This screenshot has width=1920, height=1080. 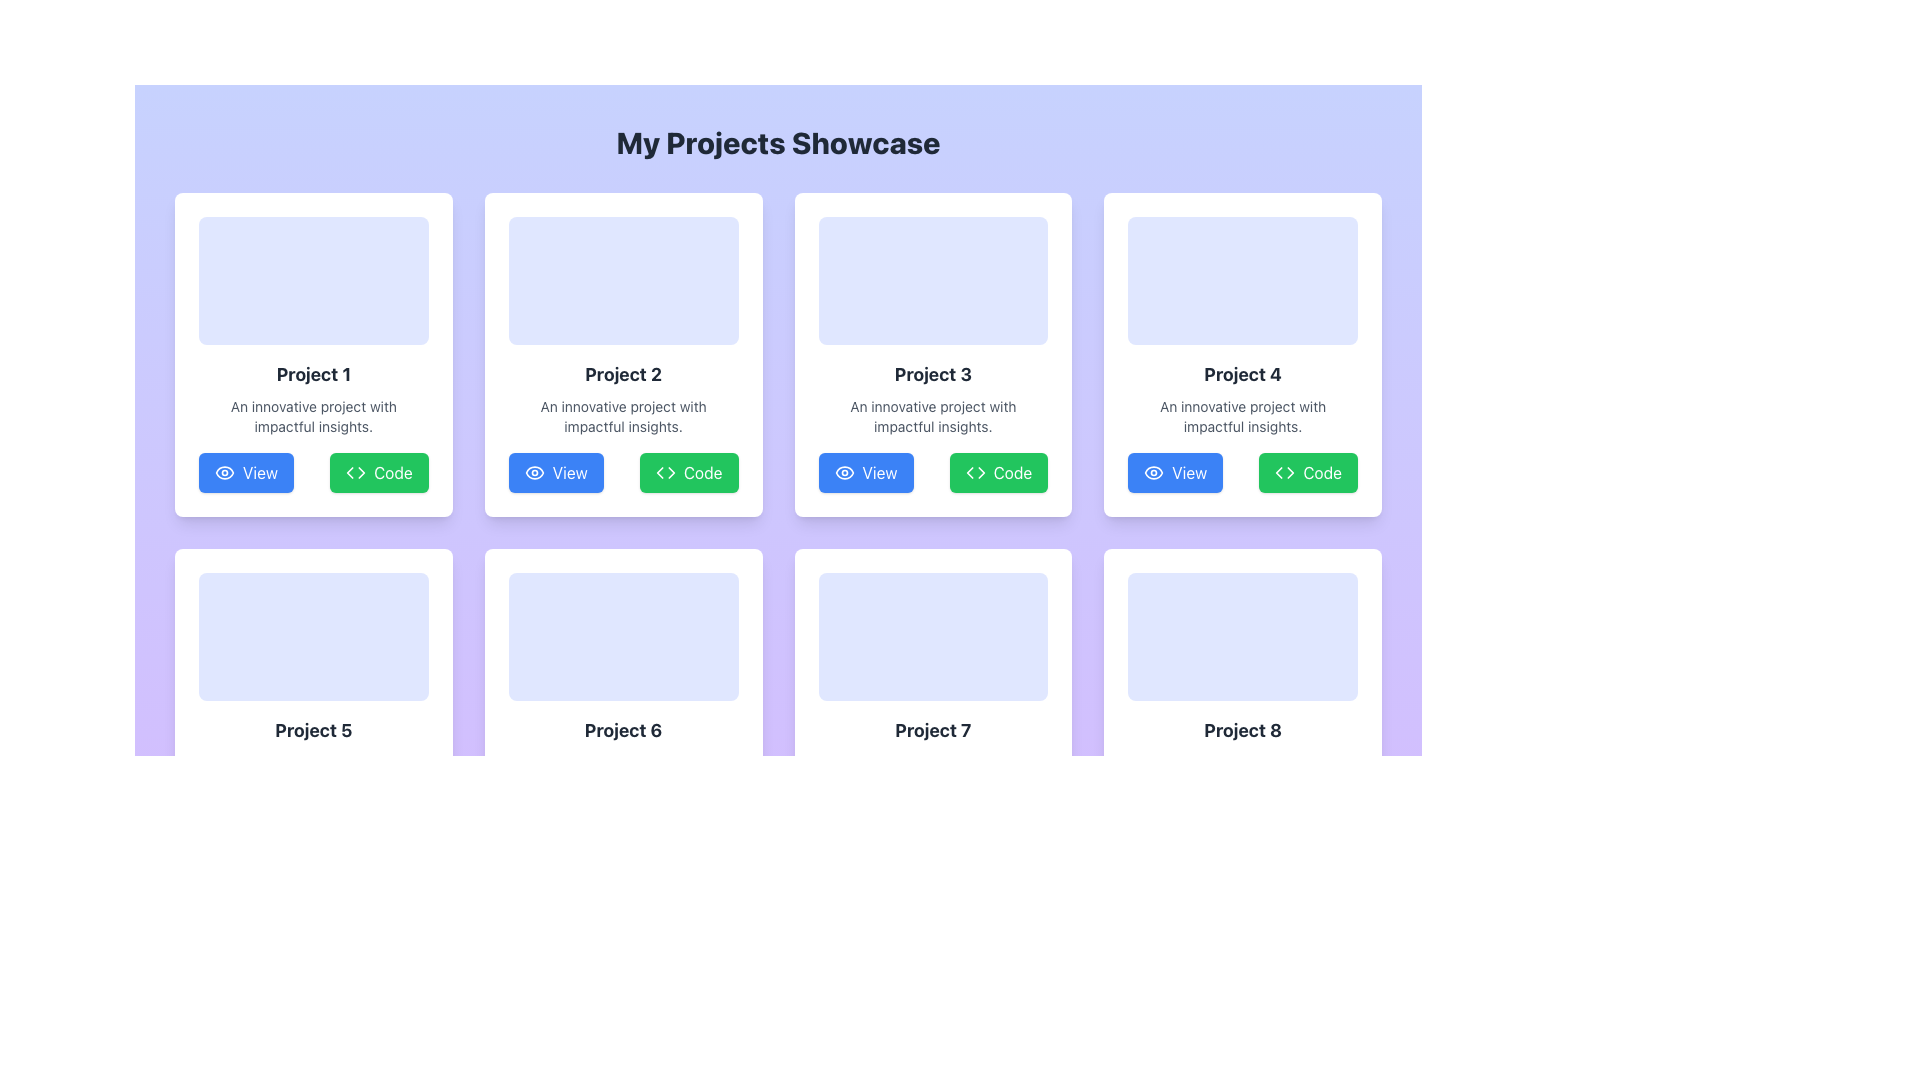 What do you see at coordinates (1242, 374) in the screenshot?
I see `title text 'Project 4' which is displayed in bold font style and dark gray color, located in the fourth card of the 'My Projects Showcase' section` at bounding box center [1242, 374].